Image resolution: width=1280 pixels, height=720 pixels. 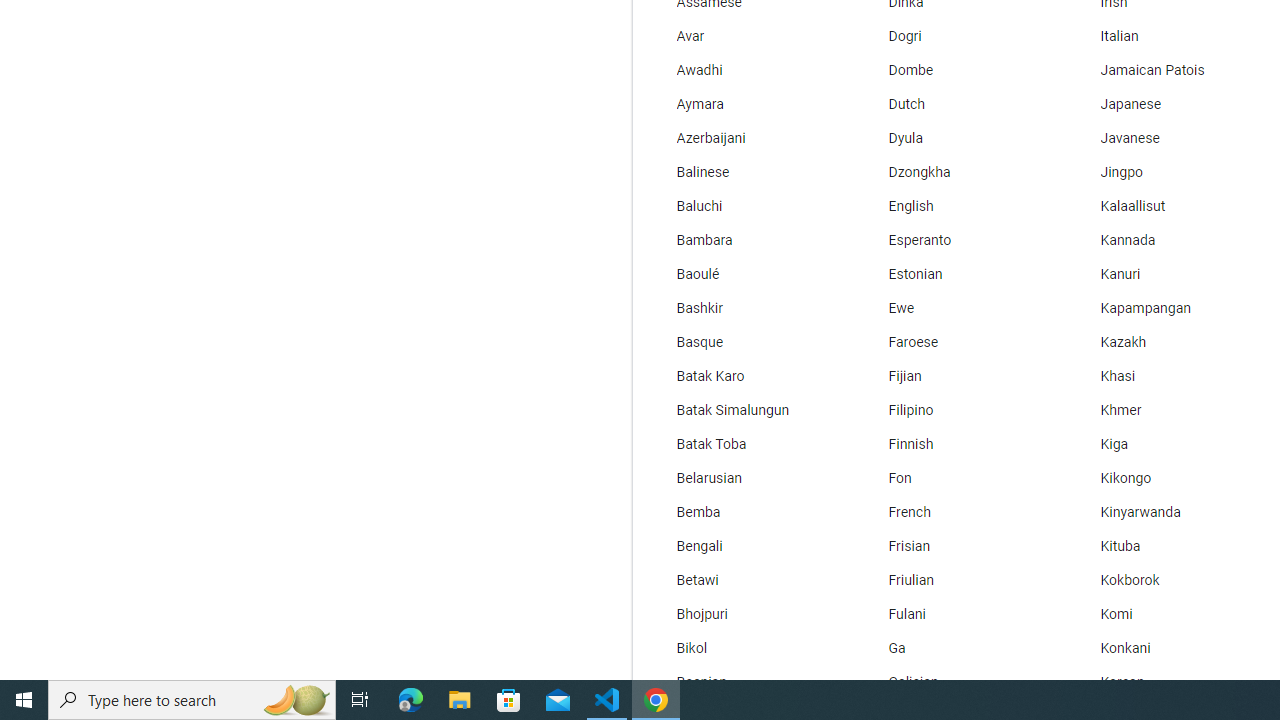 I want to click on 'French', so click(x=956, y=512).